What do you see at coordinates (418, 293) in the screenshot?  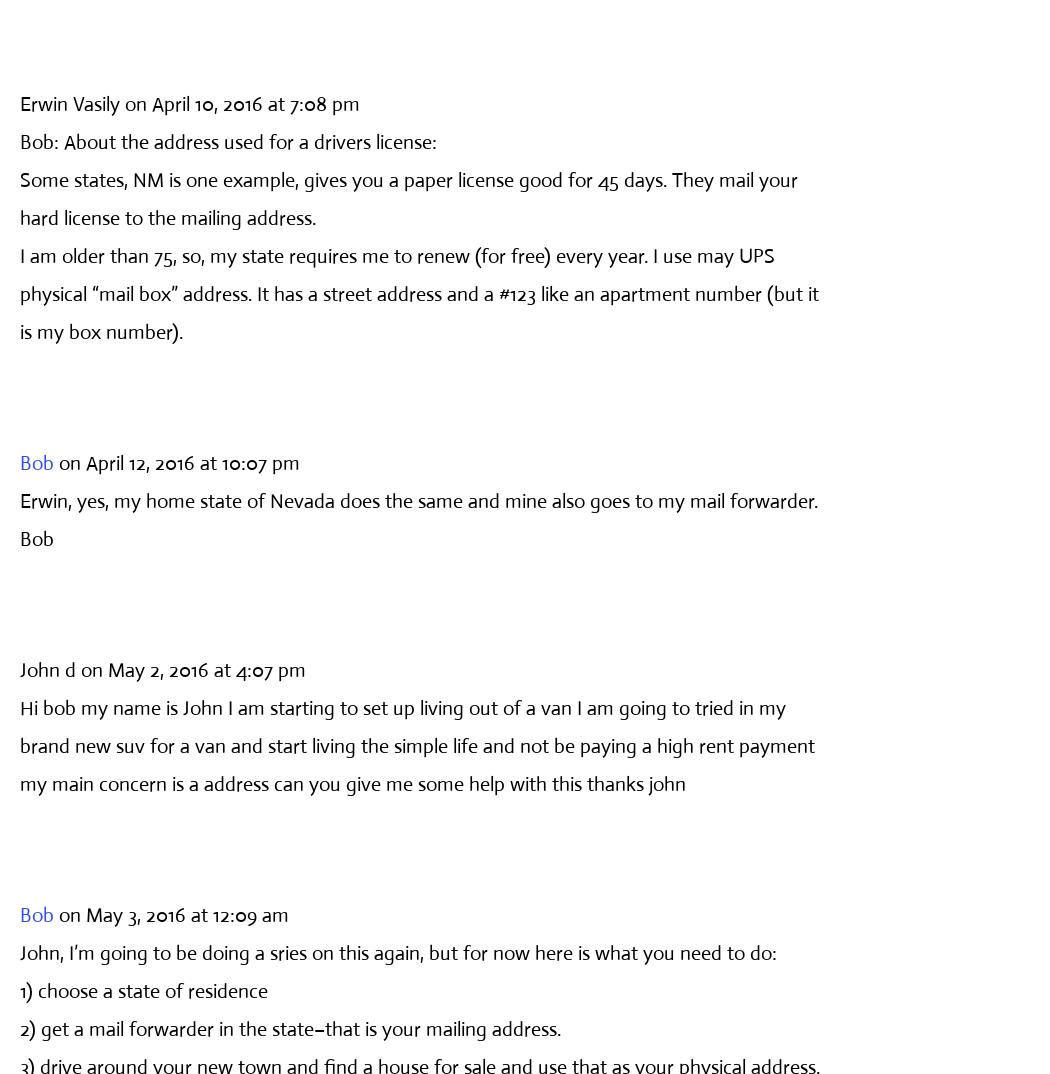 I see `'I am older than 75, so, my state requires me to renew (for free) every year. I use may UPS physical “mail box” address. It has a street address and a #123 like an apartment number (but it is my box number).'` at bounding box center [418, 293].